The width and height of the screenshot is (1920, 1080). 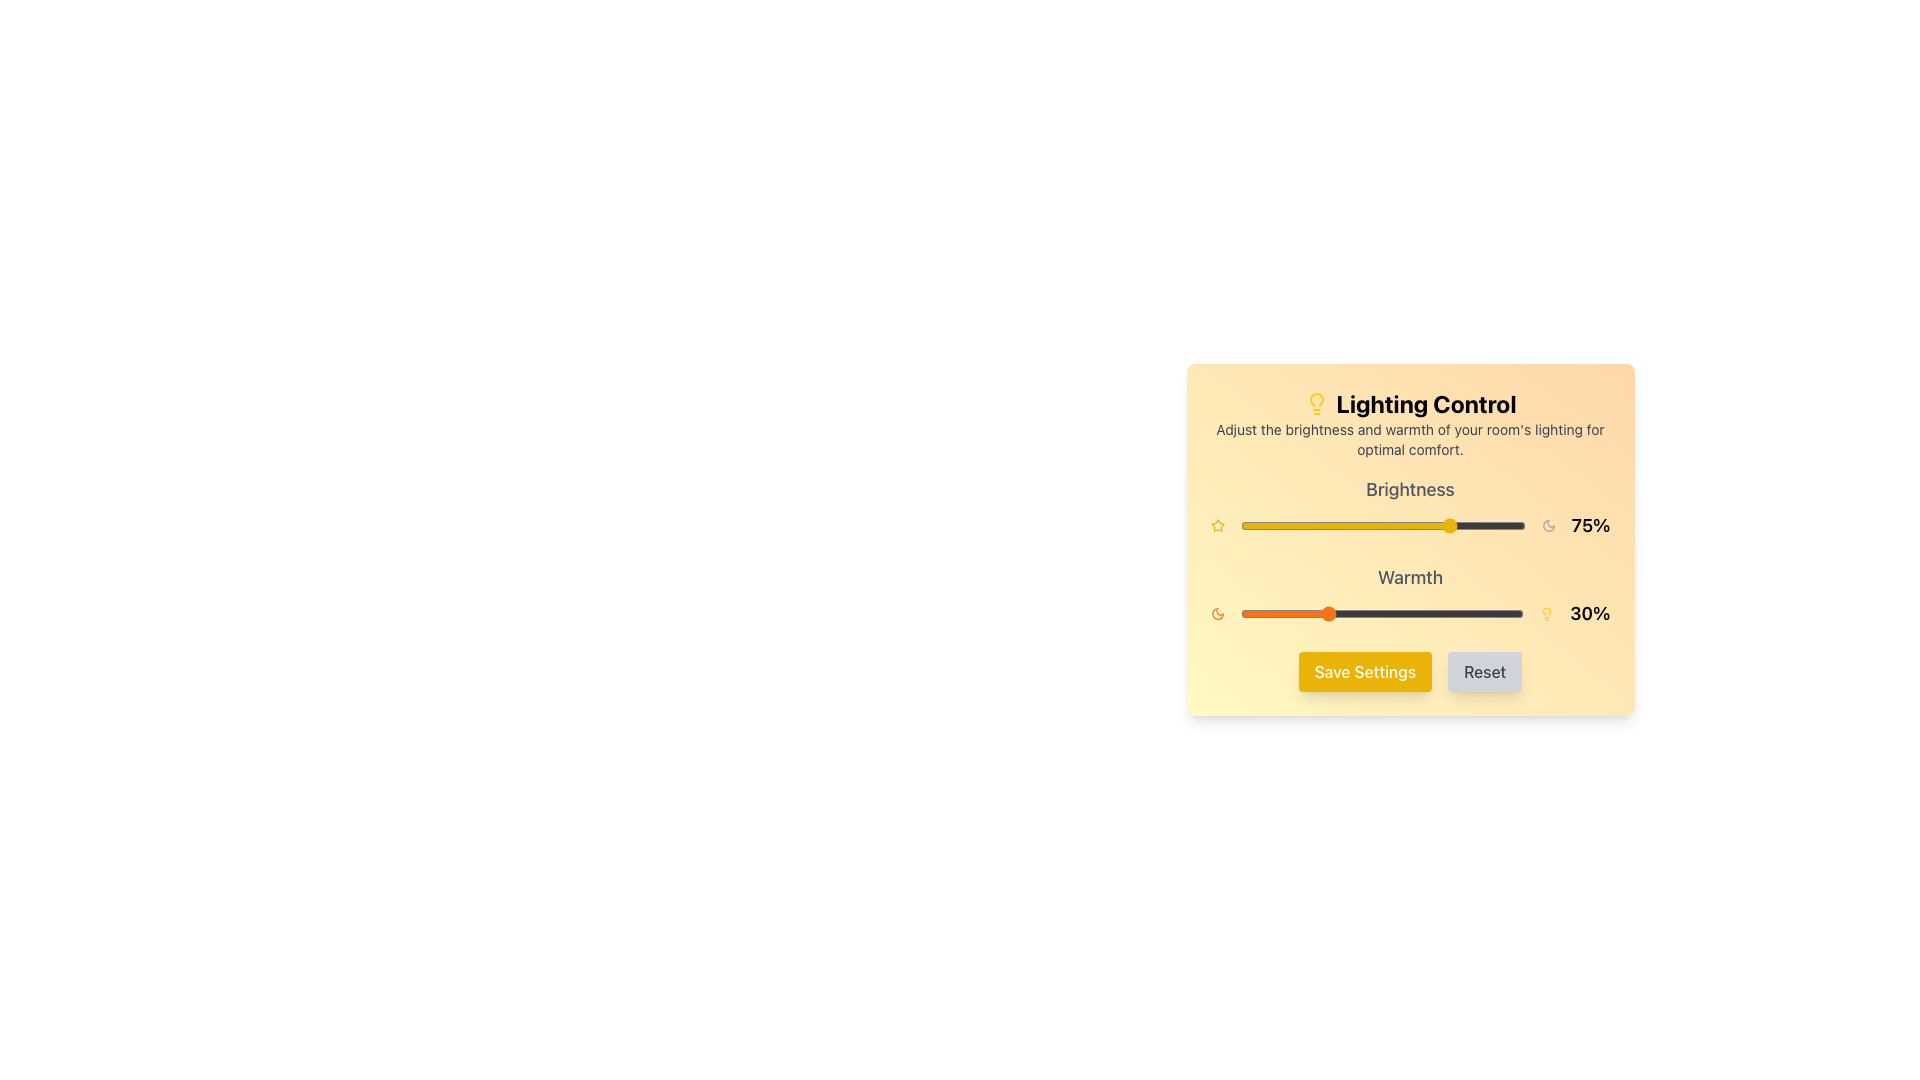 I want to click on warmth, so click(x=1484, y=612).